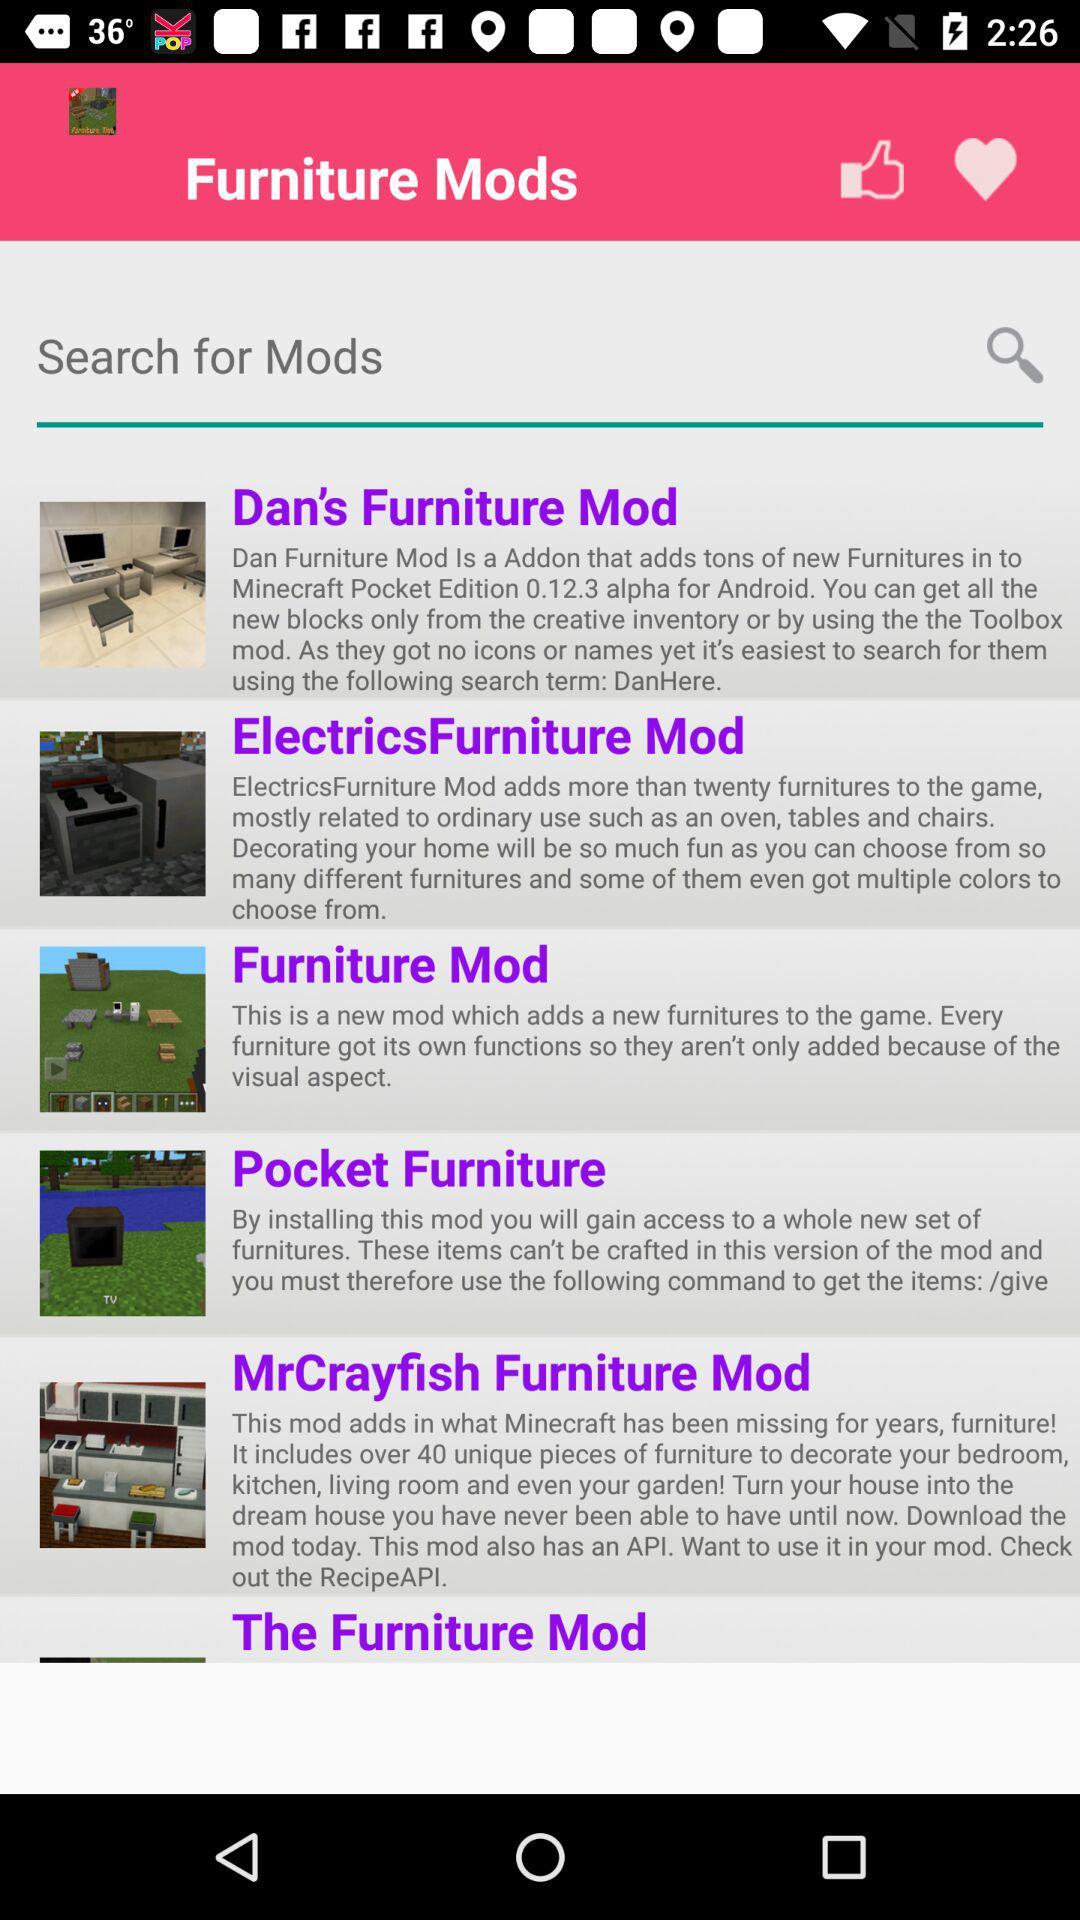 The width and height of the screenshot is (1080, 1920). I want to click on app above the mrcrayfish furniture mod icon, so click(655, 1248).